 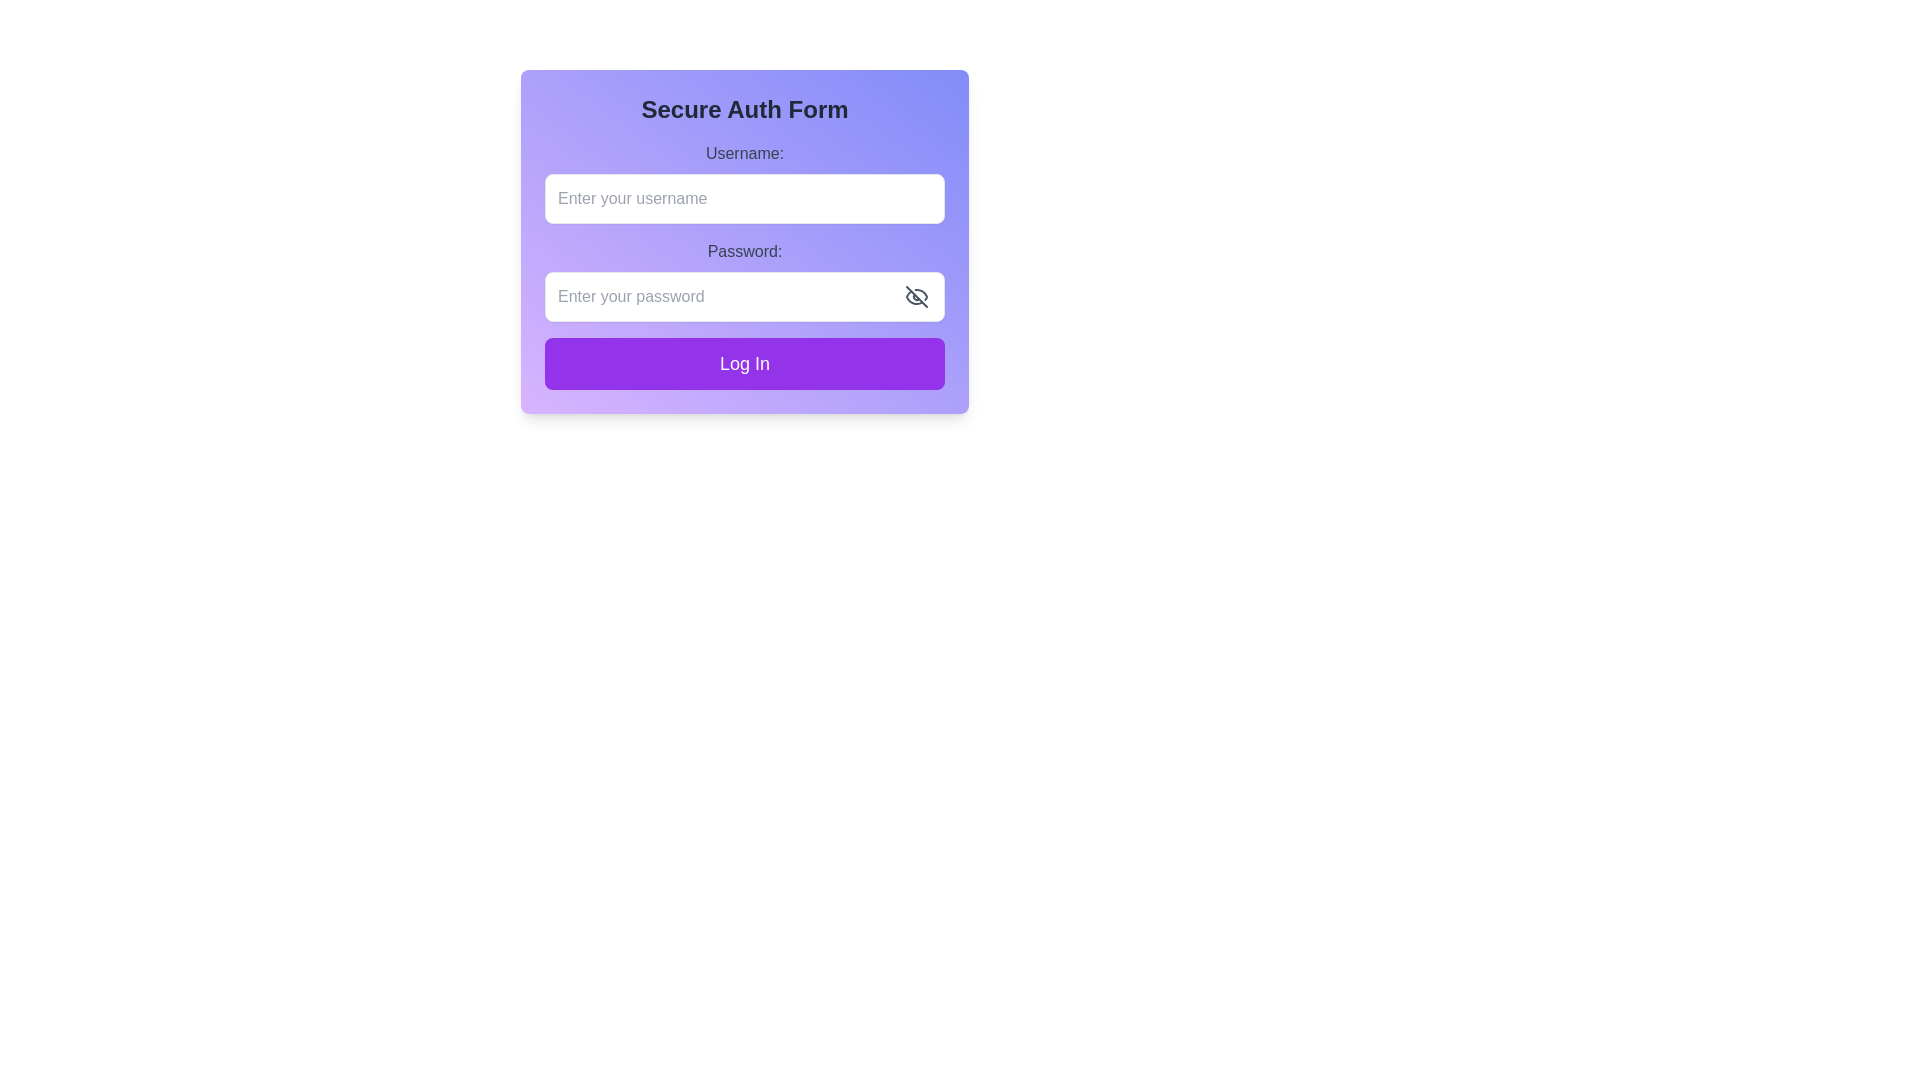 What do you see at coordinates (743, 241) in the screenshot?
I see `the input fields of the Secure Authentication Form by clicking them and then type the credentials` at bounding box center [743, 241].